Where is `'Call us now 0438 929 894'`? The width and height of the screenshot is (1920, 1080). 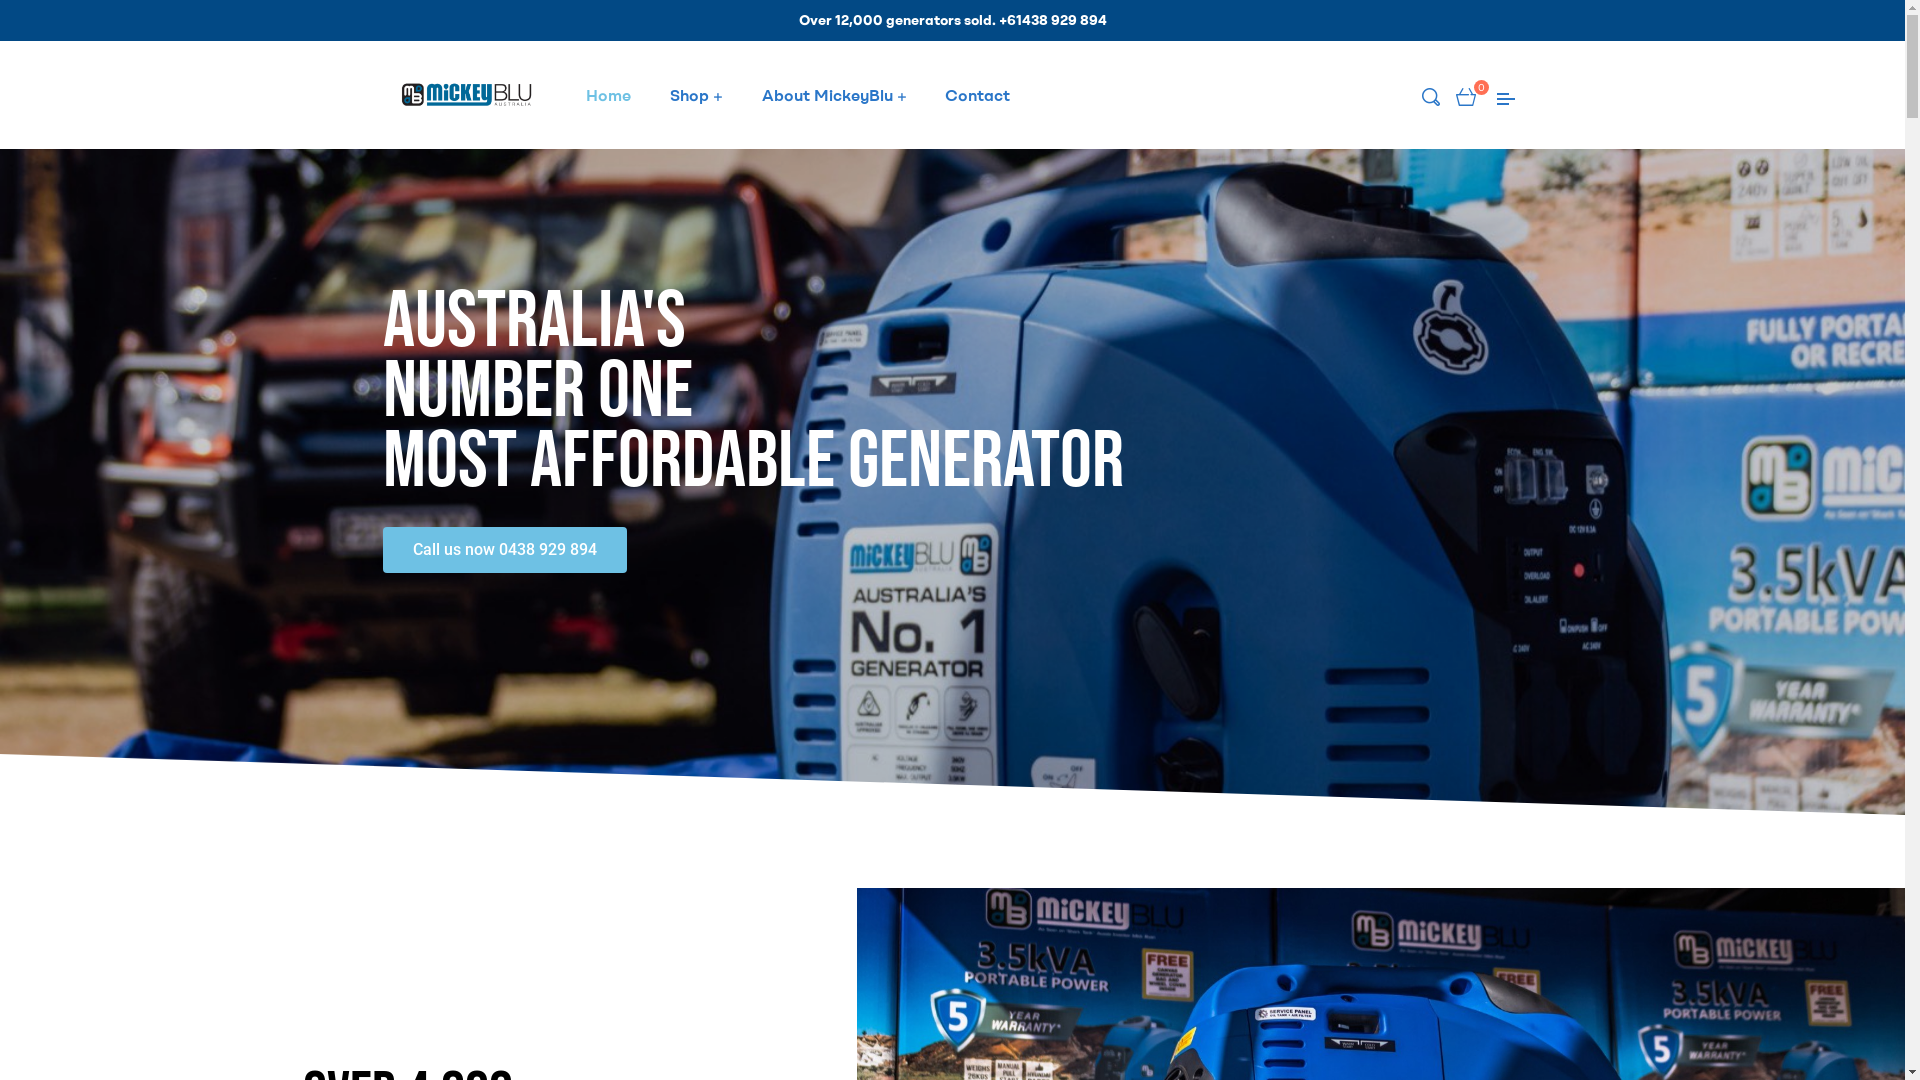
'Call us now 0438 929 894' is located at coordinates (504, 548).